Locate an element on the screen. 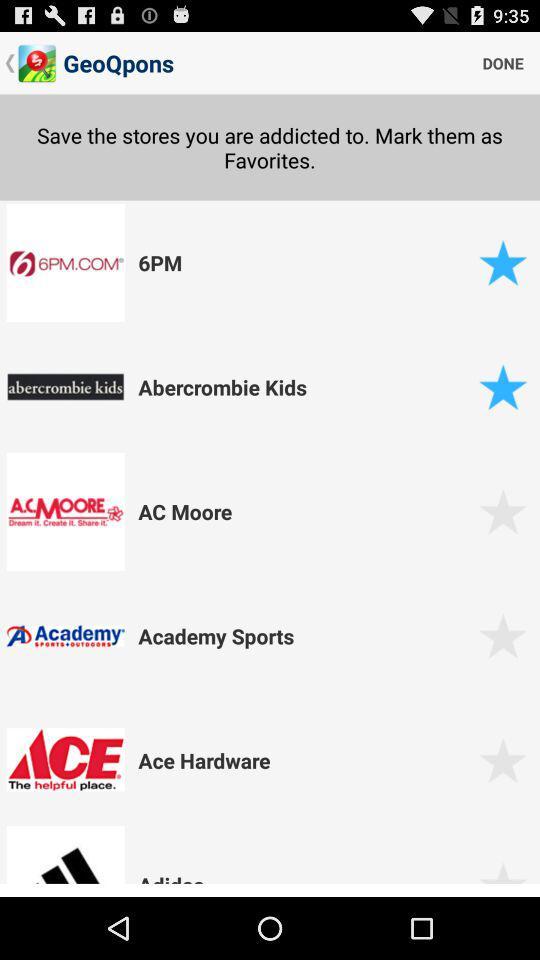 The width and height of the screenshot is (540, 960). to favorite is located at coordinates (502, 878).